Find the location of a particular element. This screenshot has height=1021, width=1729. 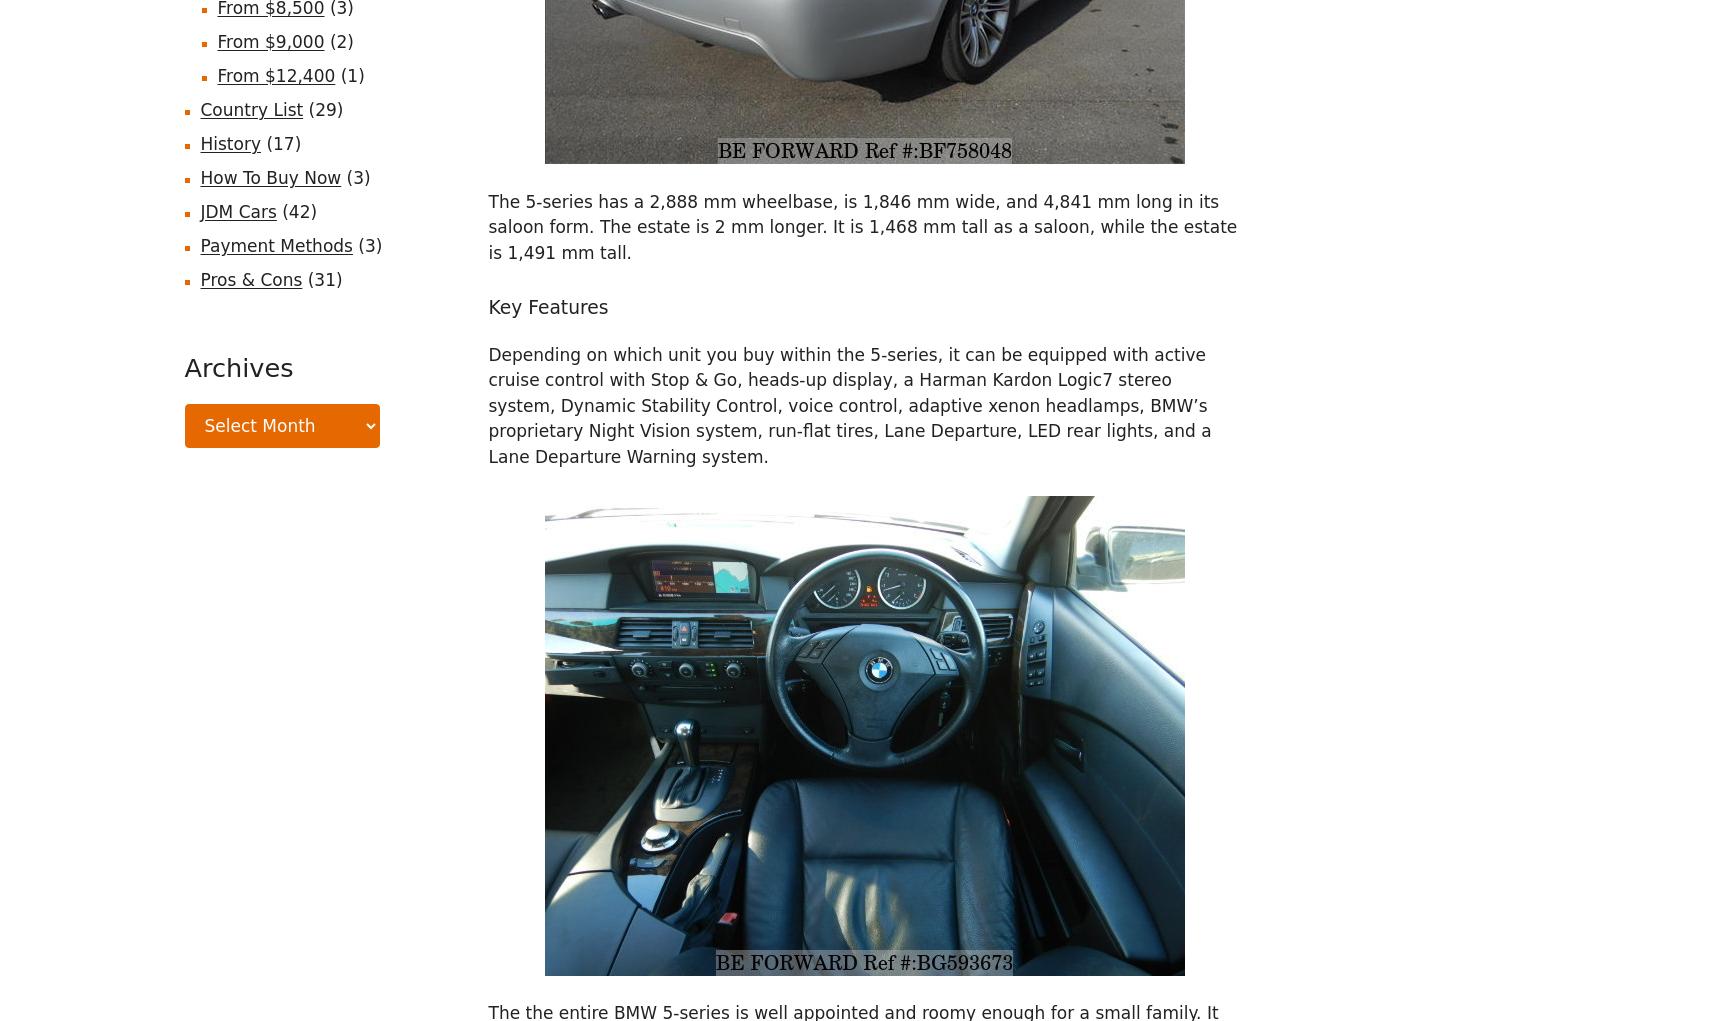

'JDM Cars' is located at coordinates (237, 211).